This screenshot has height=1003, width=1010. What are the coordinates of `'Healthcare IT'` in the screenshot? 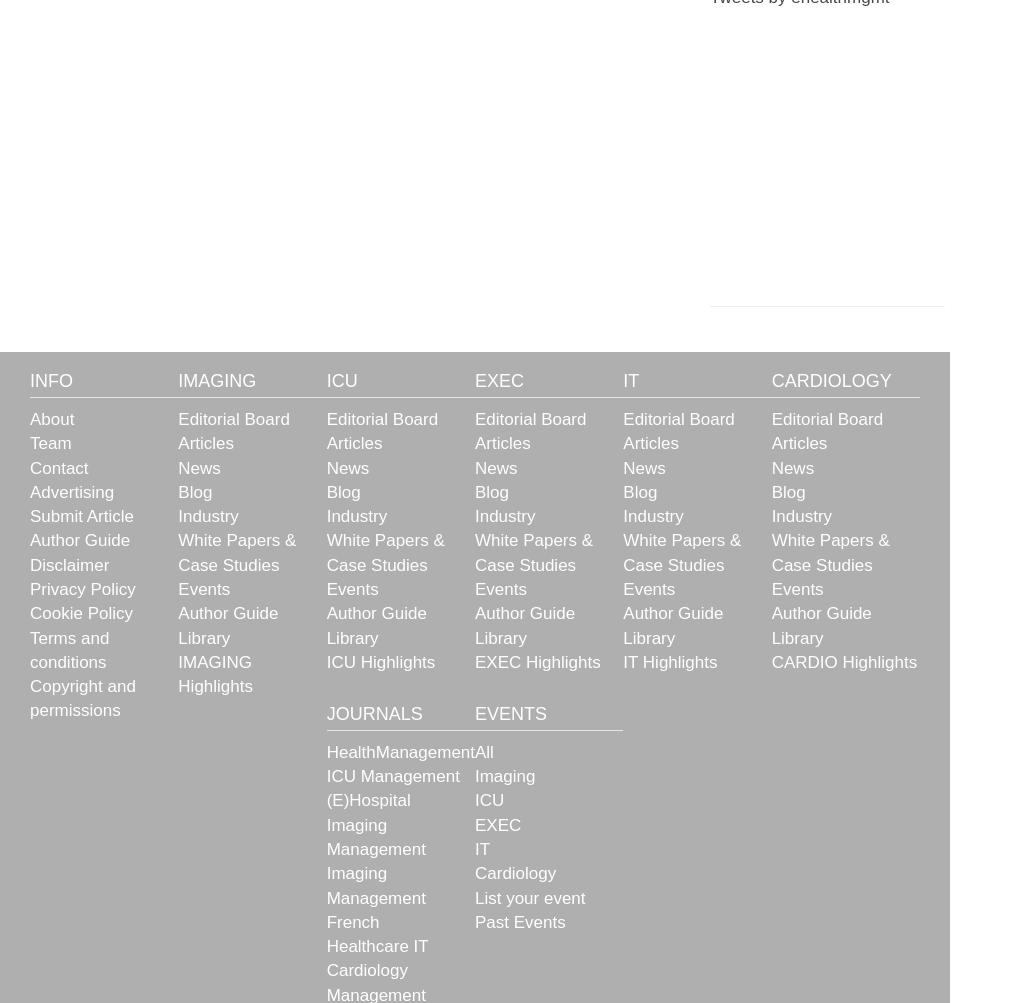 It's located at (377, 945).